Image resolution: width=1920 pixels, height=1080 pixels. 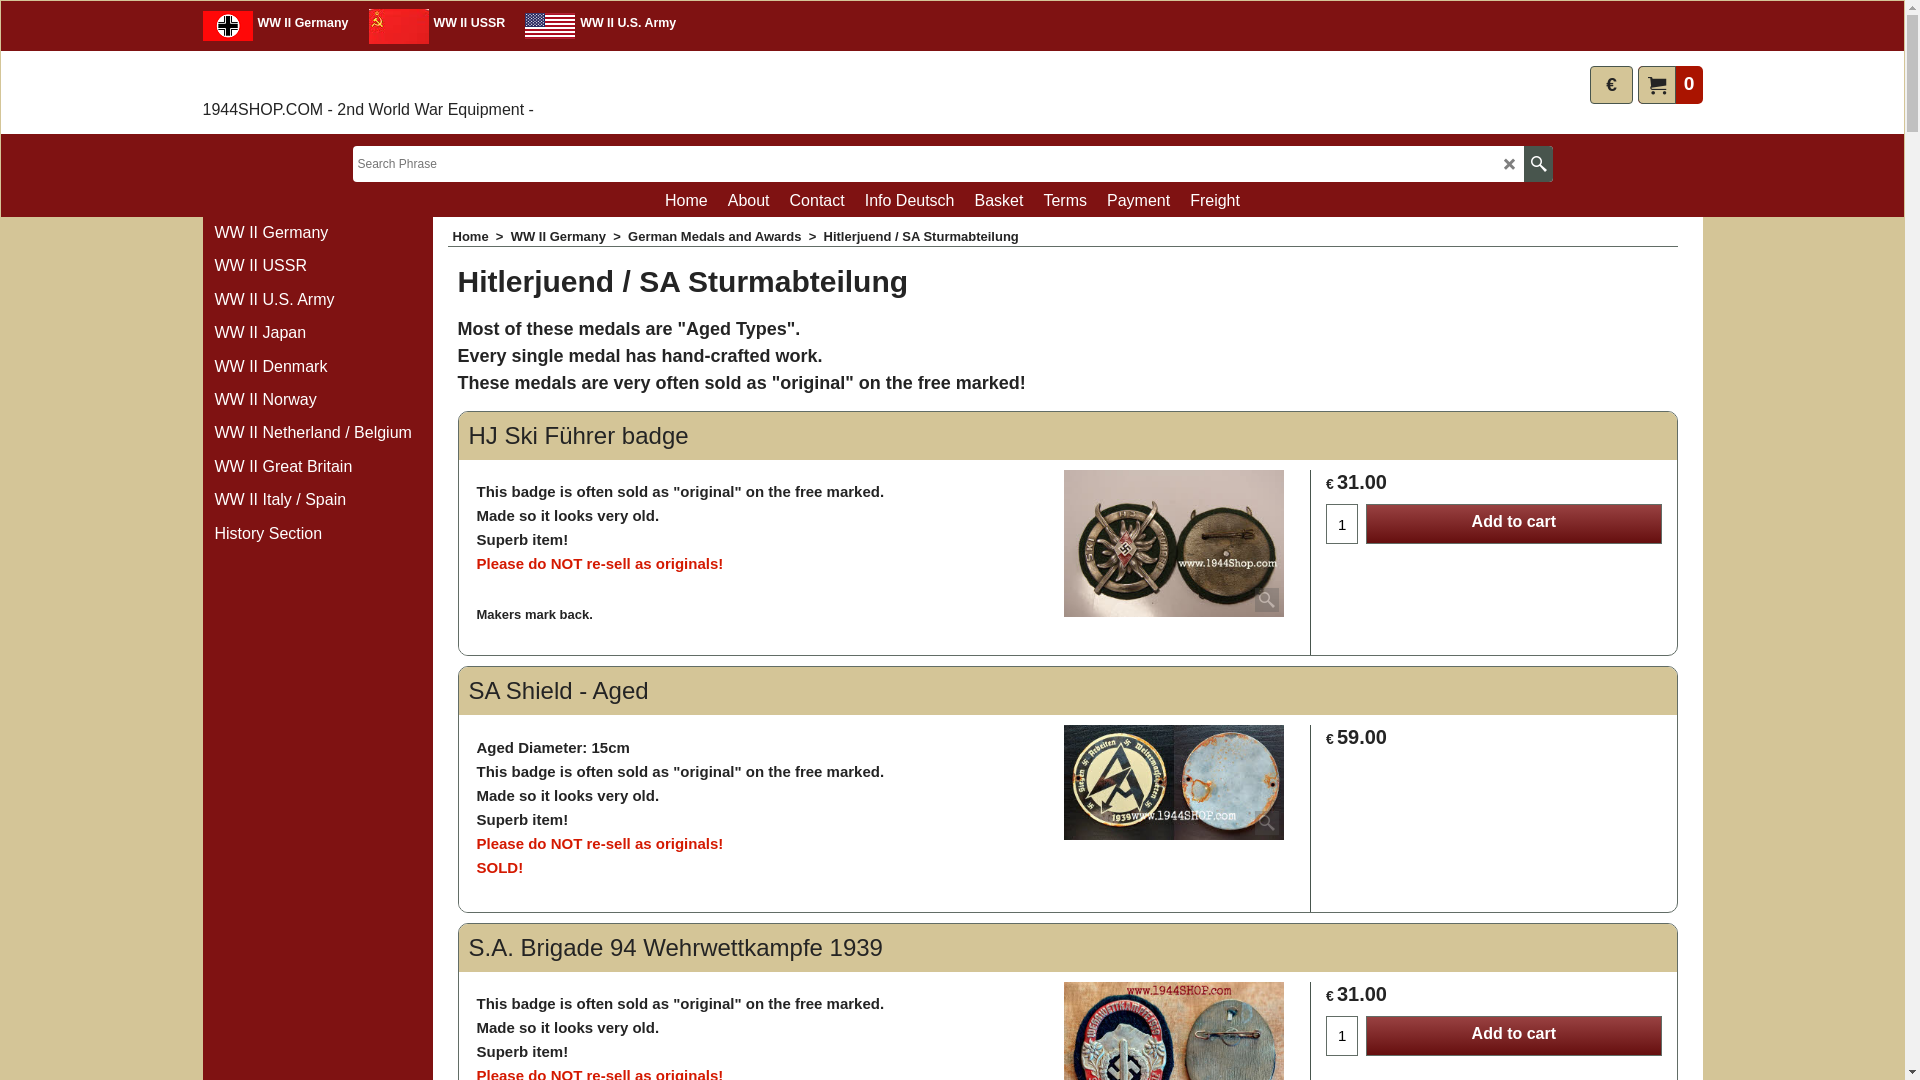 What do you see at coordinates (724, 235) in the screenshot?
I see `'German Medals and Awards  > '` at bounding box center [724, 235].